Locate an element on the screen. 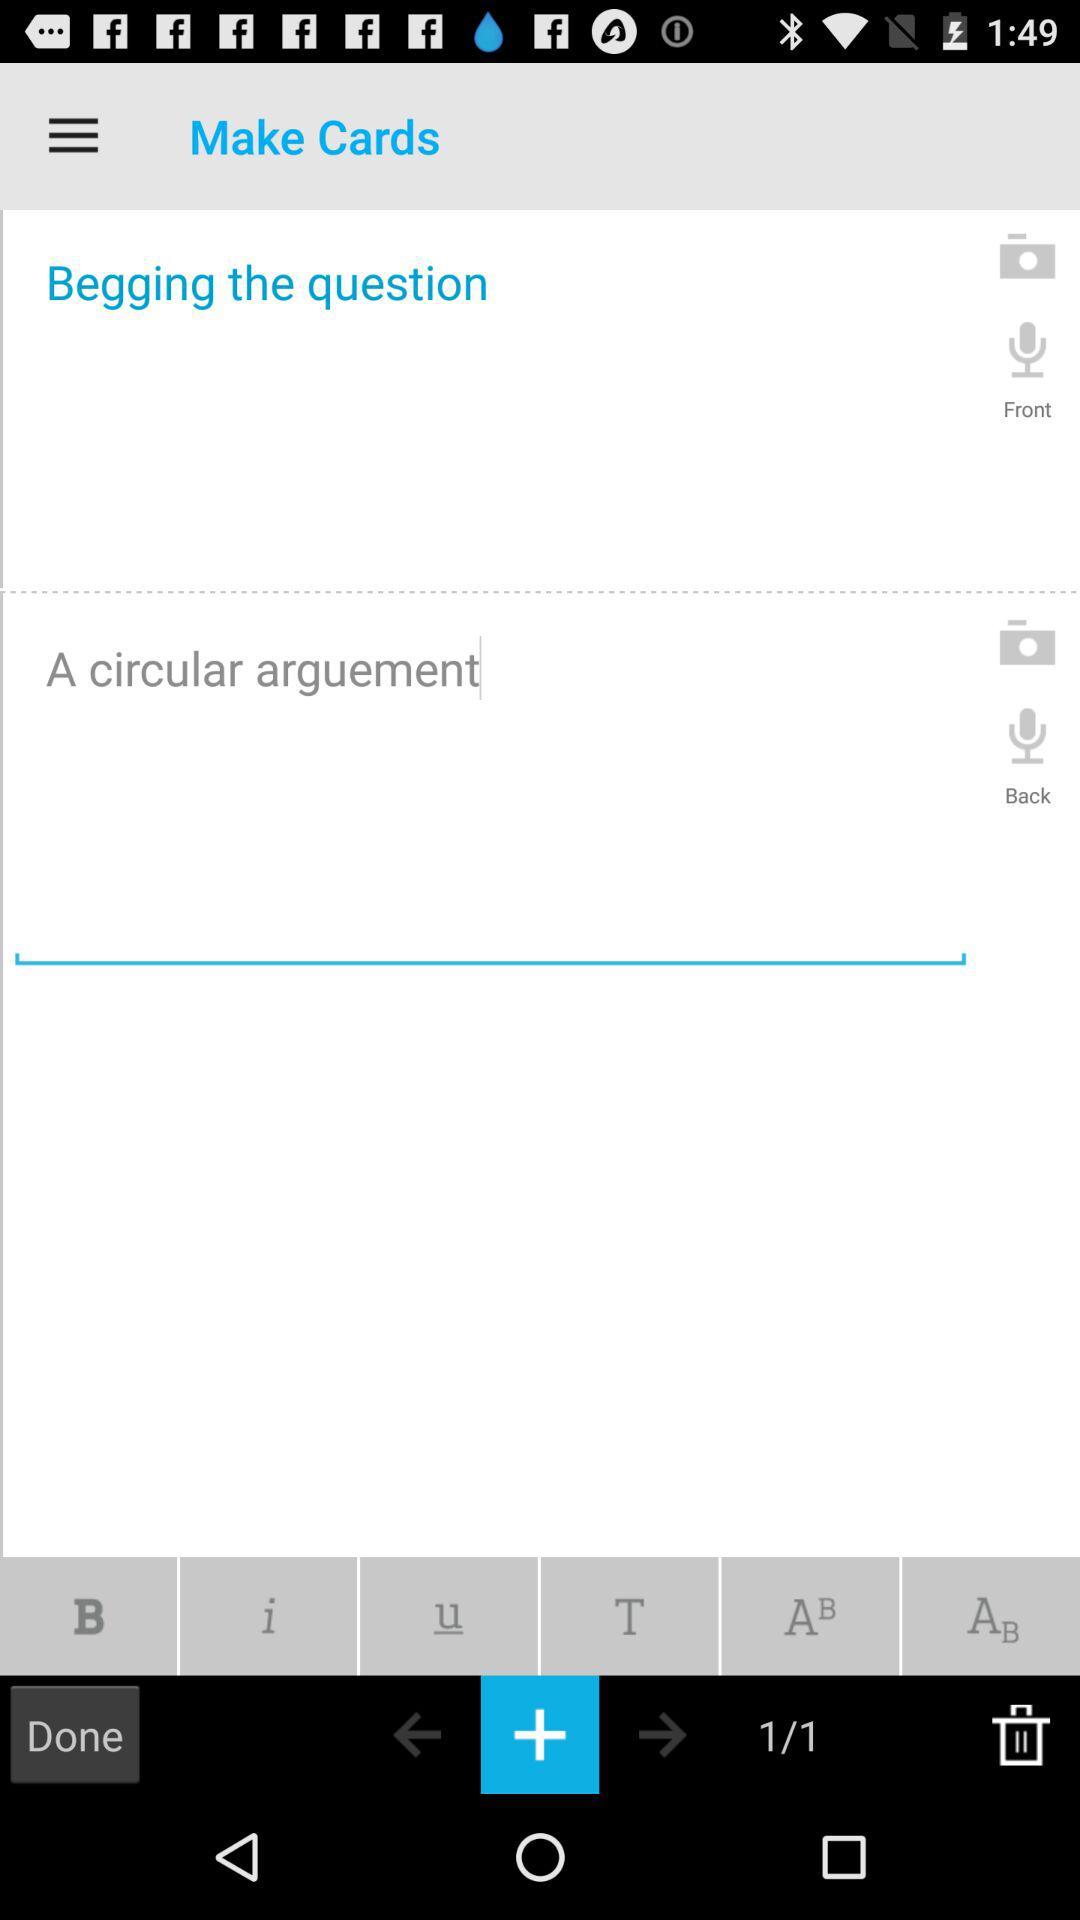  the item to the left of the make cards icon is located at coordinates (72, 135).